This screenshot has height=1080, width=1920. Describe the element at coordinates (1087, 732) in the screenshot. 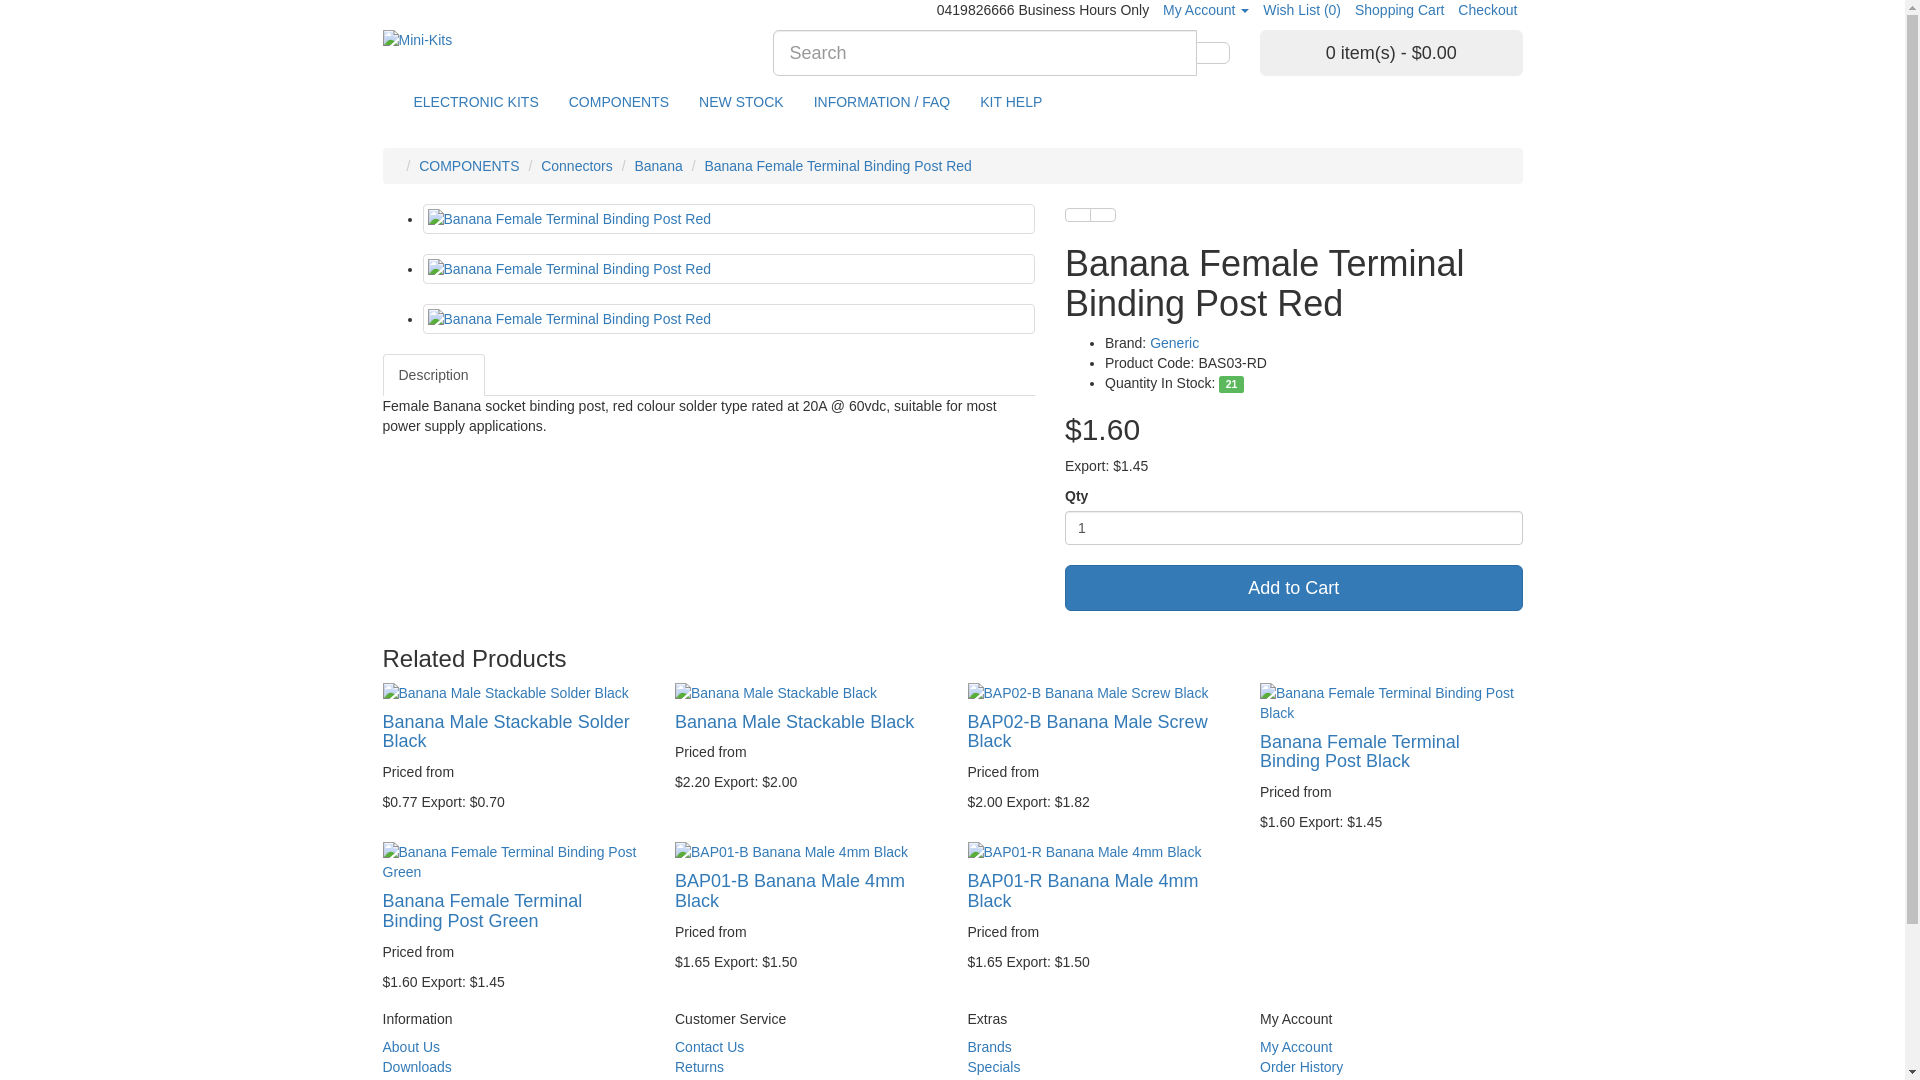

I see `'BAP02-B Banana Male Screw Black'` at that location.